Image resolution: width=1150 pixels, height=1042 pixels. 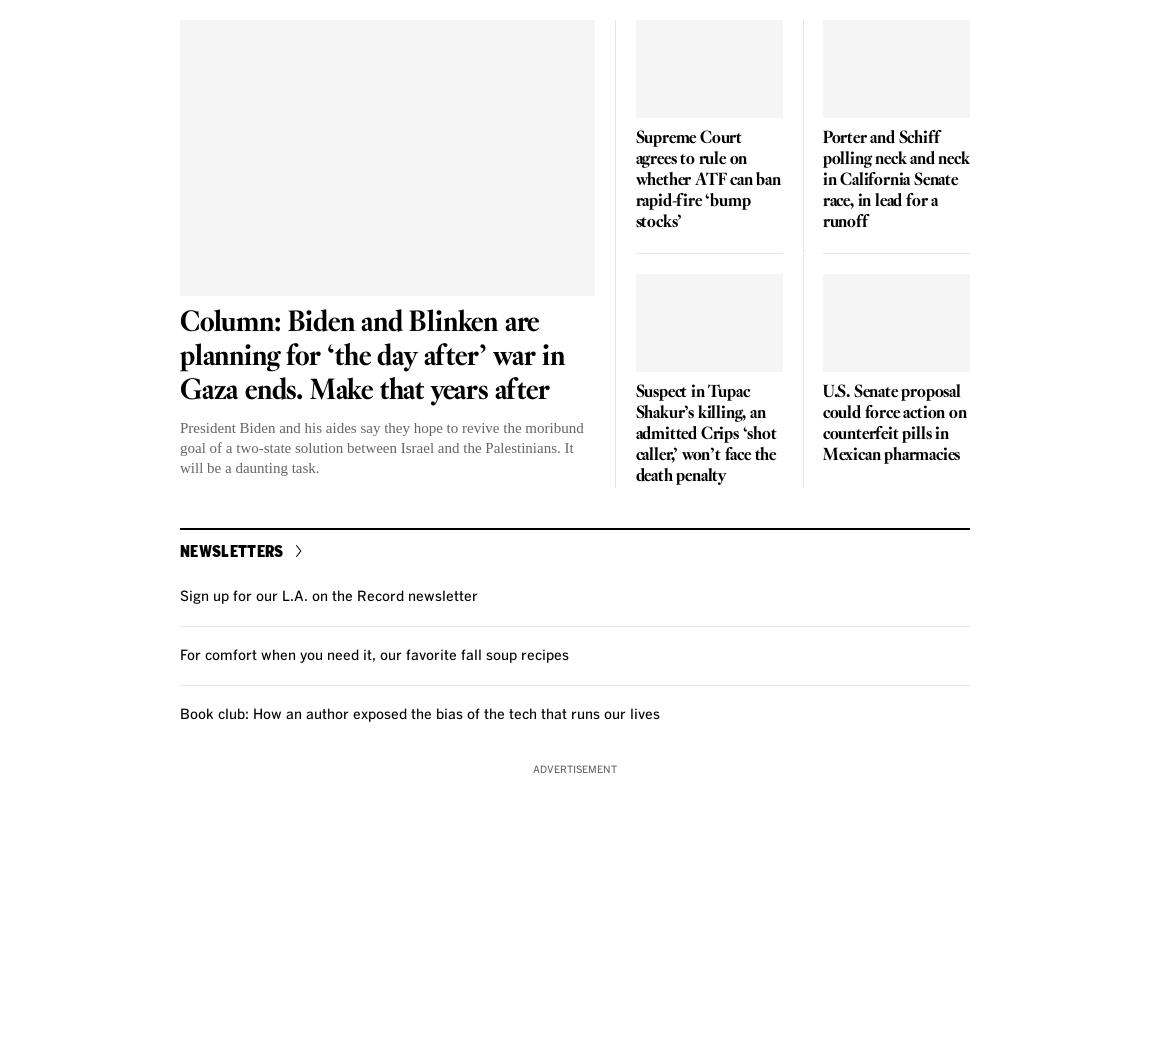 I want to click on 'Supreme Court agrees to rule on whether ATF can ban rapid-fire ‘bump stocks’', so click(x=706, y=178).